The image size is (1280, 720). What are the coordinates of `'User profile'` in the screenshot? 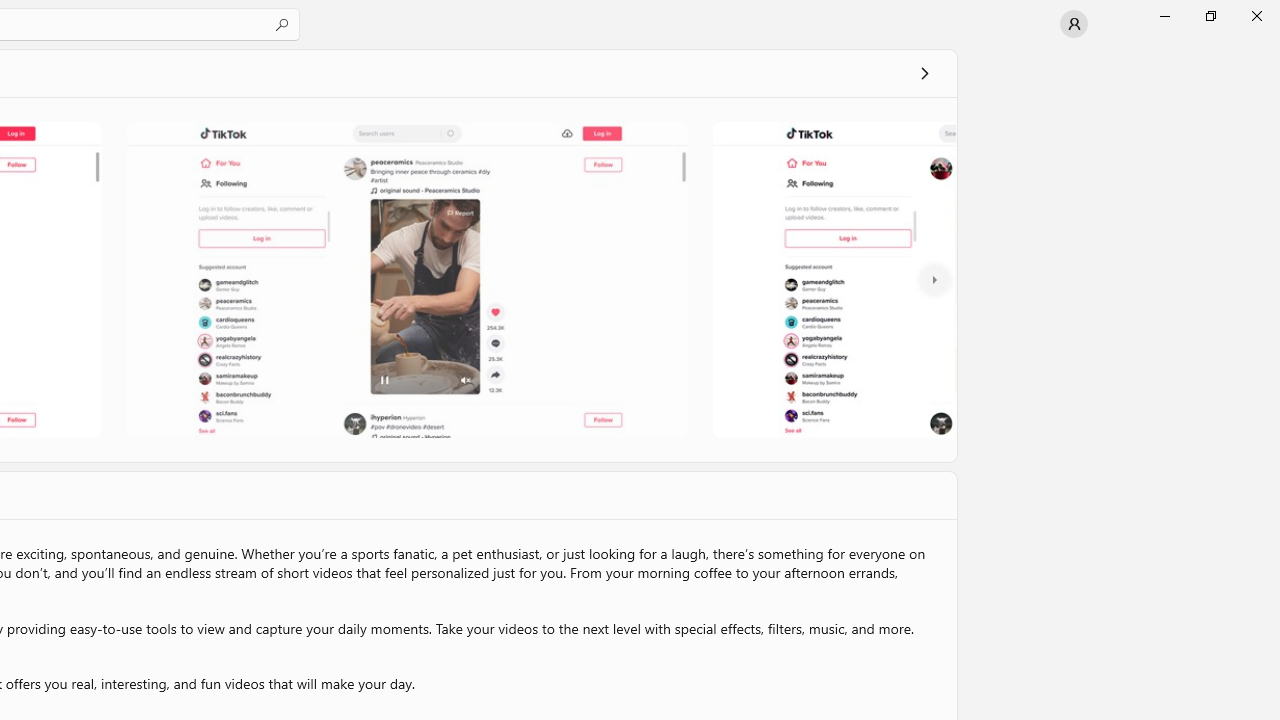 It's located at (1072, 24).